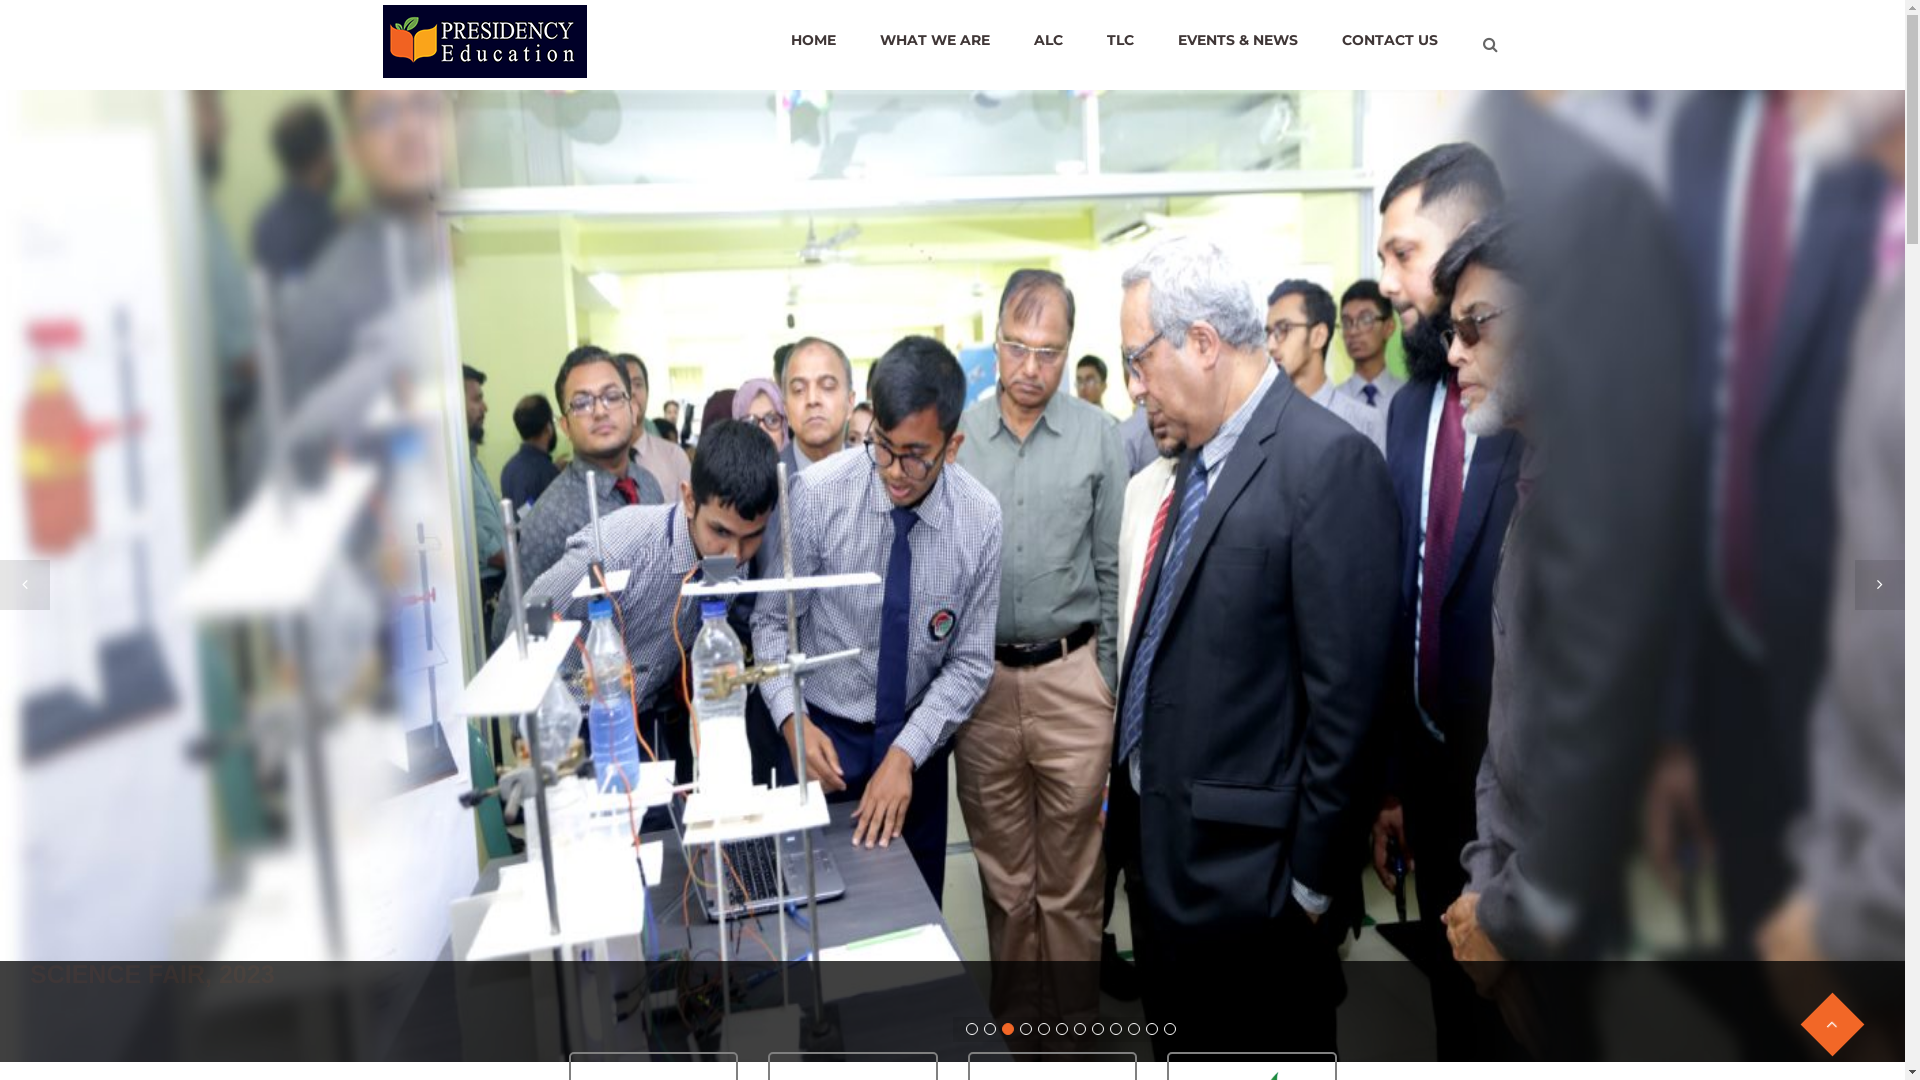 Image resolution: width=1920 pixels, height=1080 pixels. I want to click on '10', so click(1128, 1029).